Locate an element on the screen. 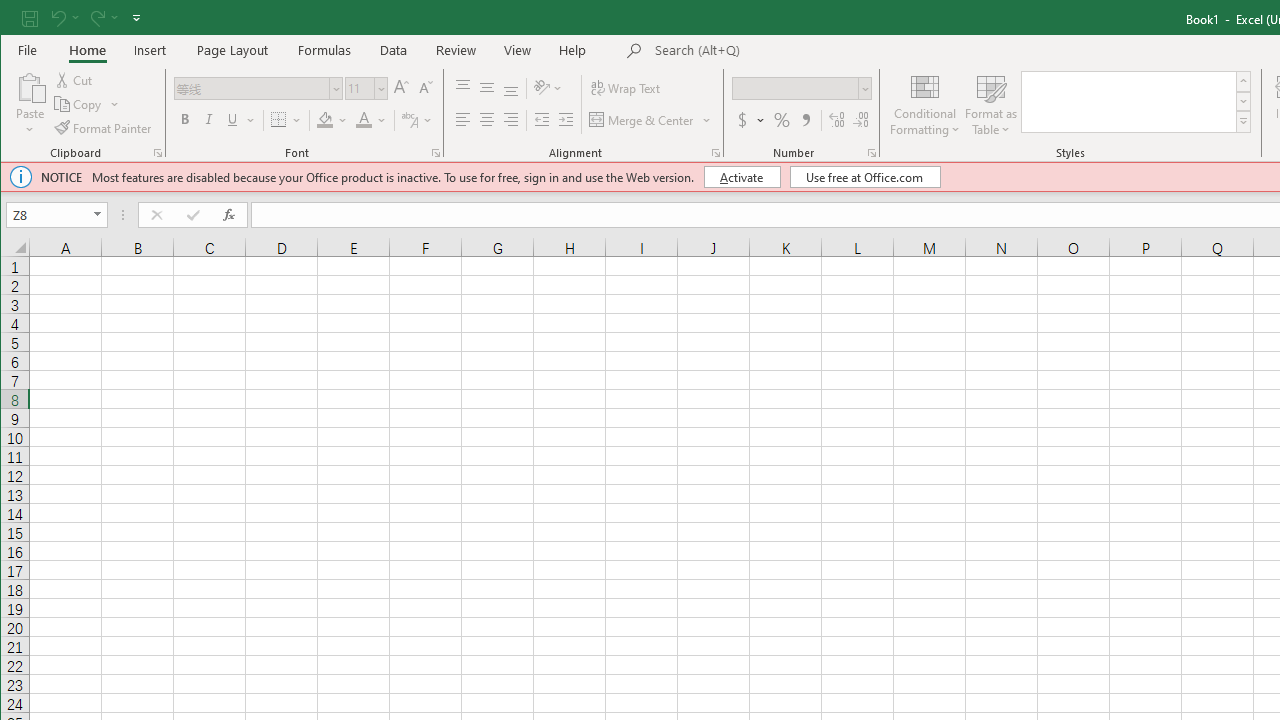  'Font Size' is located at coordinates (359, 87).